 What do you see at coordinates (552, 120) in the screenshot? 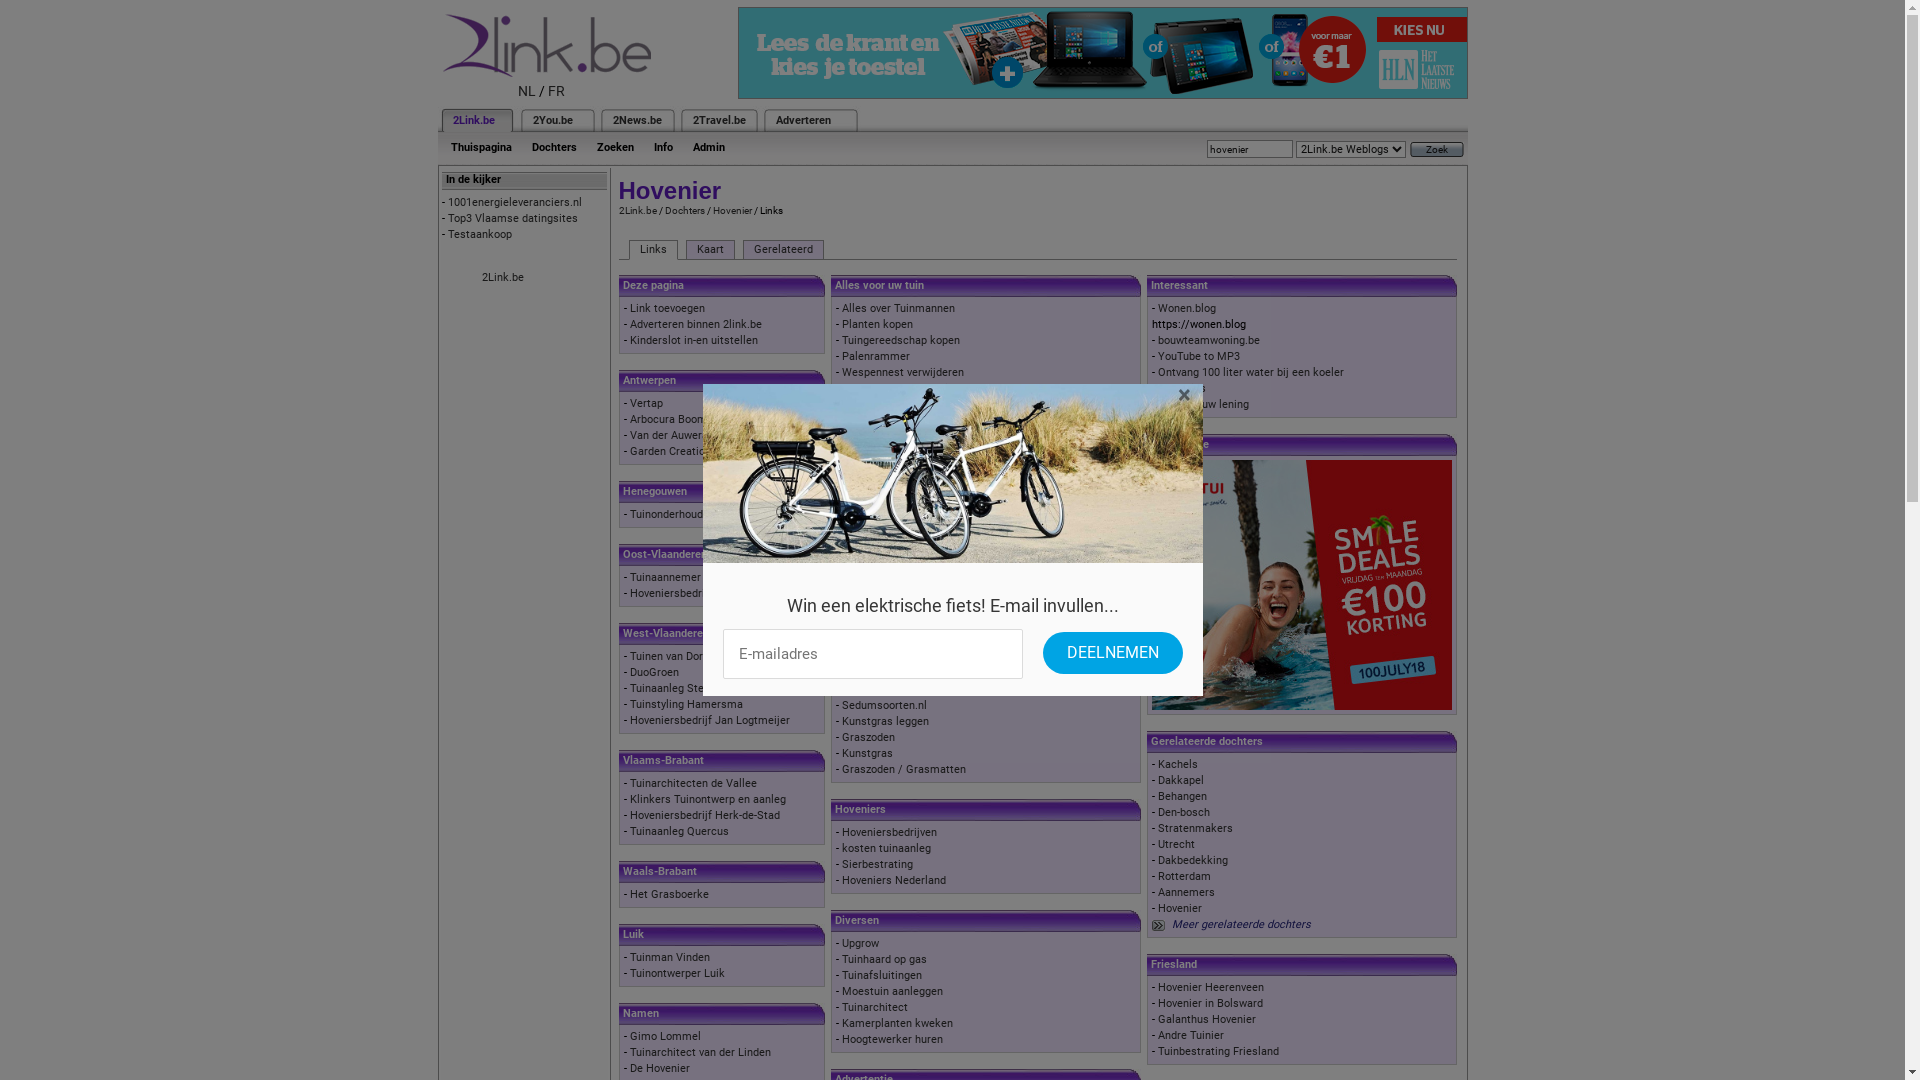
I see `'2You.be'` at bounding box center [552, 120].